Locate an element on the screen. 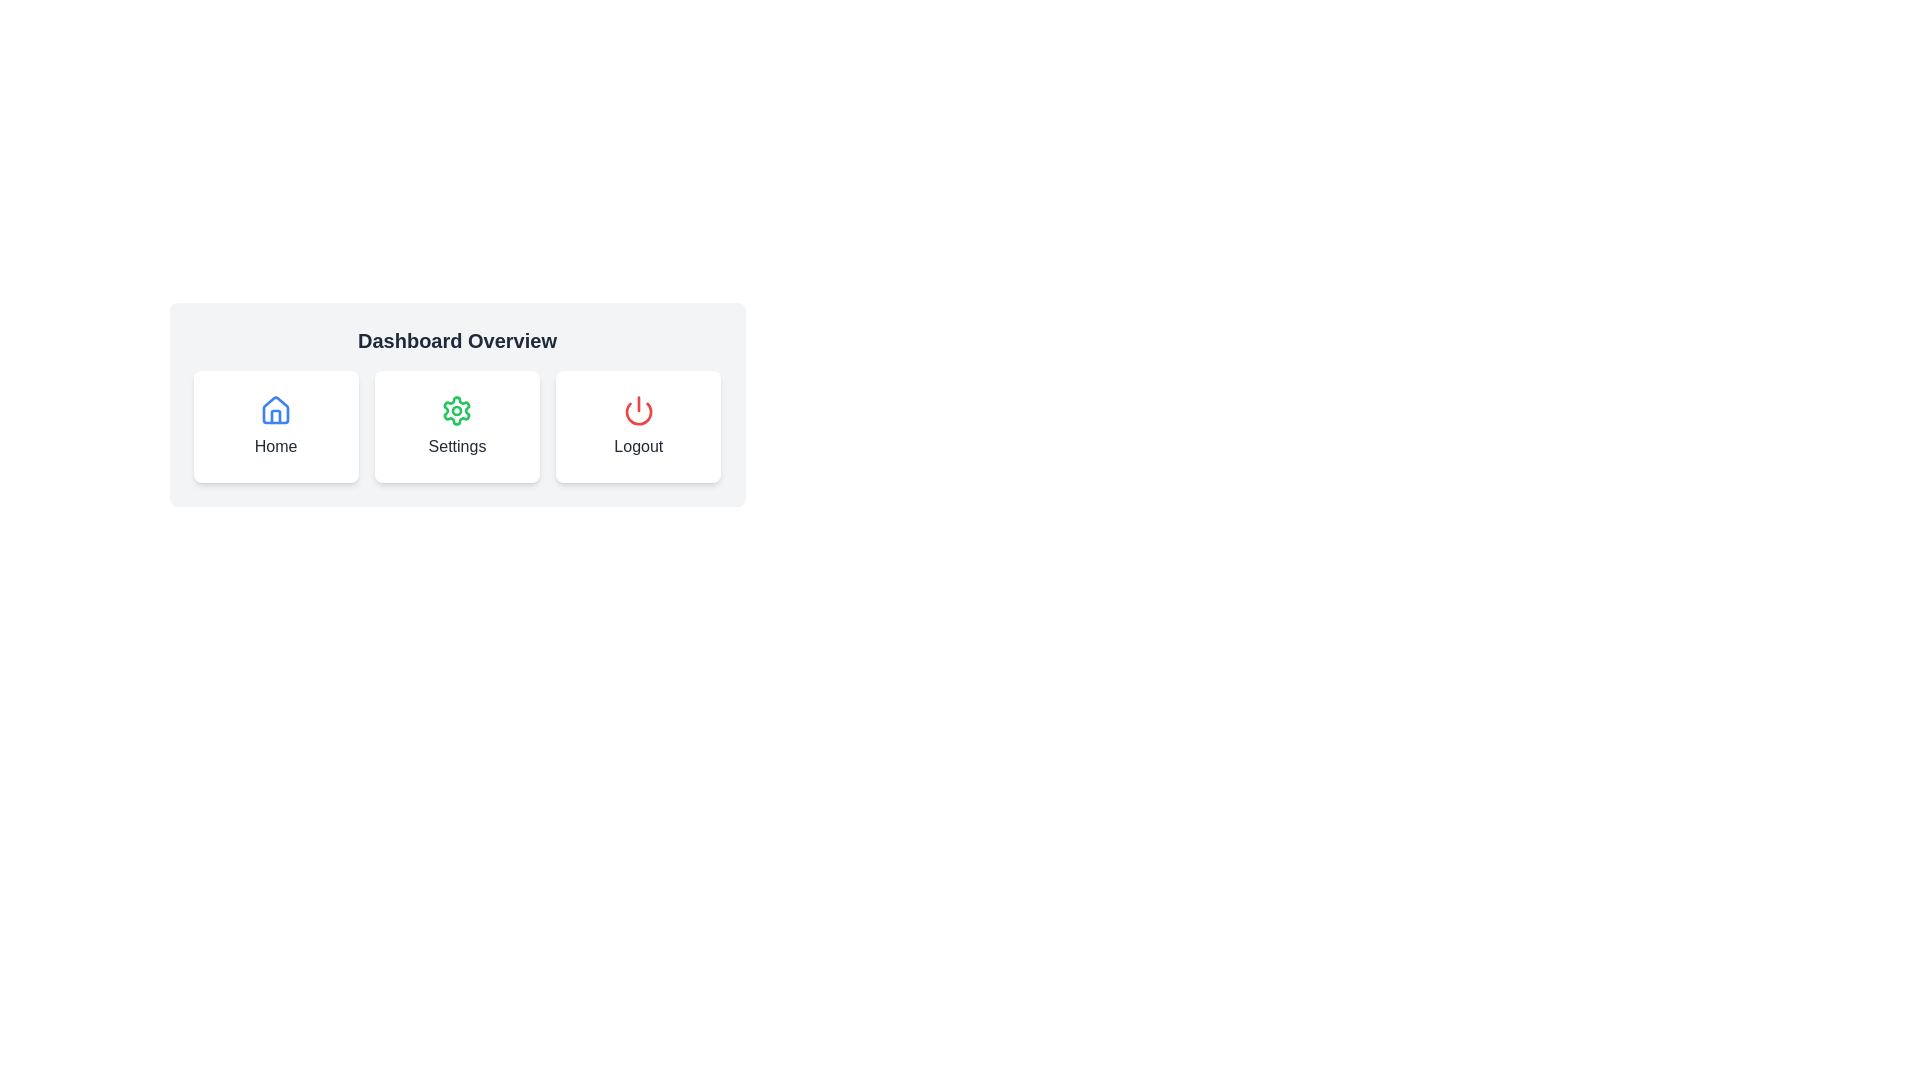 The height and width of the screenshot is (1080, 1920). the Power button icon located centrally above the 'Logout' text within the card labeled 'Logout' is located at coordinates (637, 410).